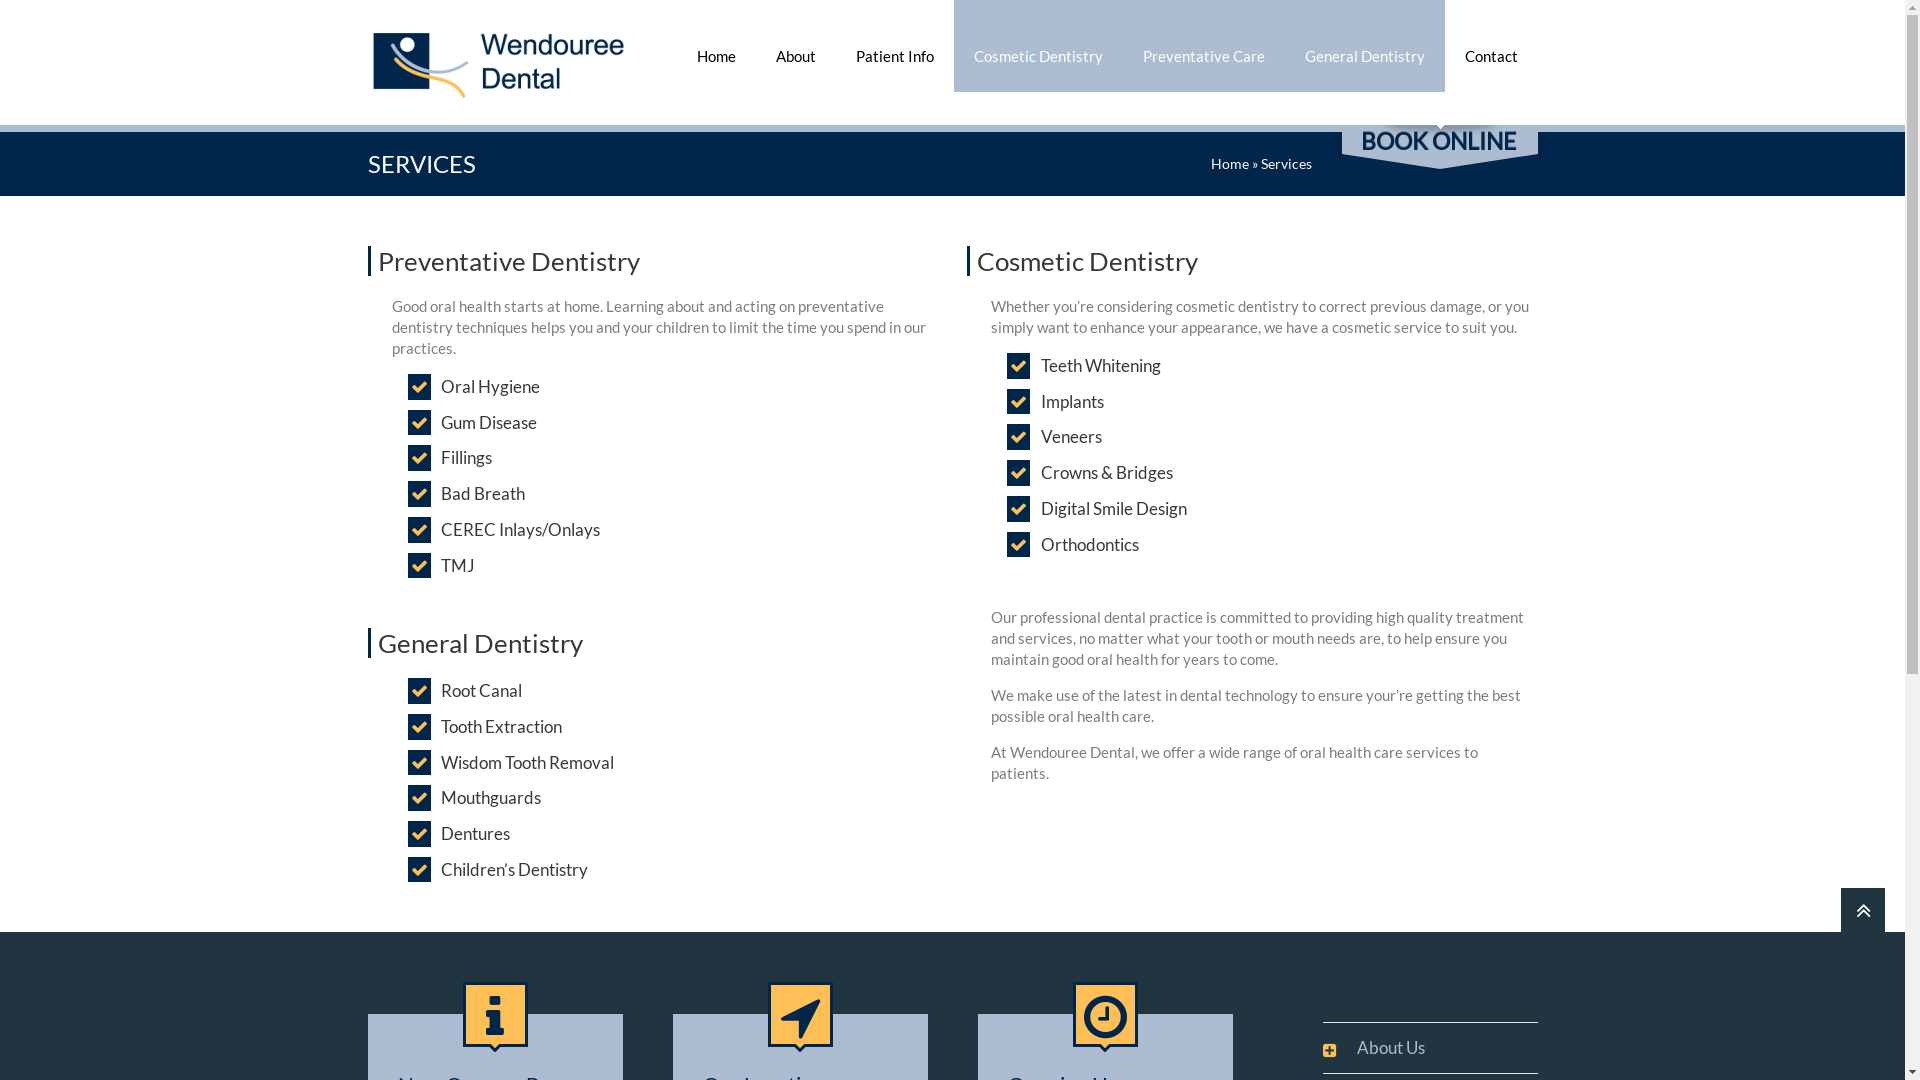 This screenshot has width=1920, height=1080. Describe the element at coordinates (490, 386) in the screenshot. I see `'Oral Hygiene'` at that location.